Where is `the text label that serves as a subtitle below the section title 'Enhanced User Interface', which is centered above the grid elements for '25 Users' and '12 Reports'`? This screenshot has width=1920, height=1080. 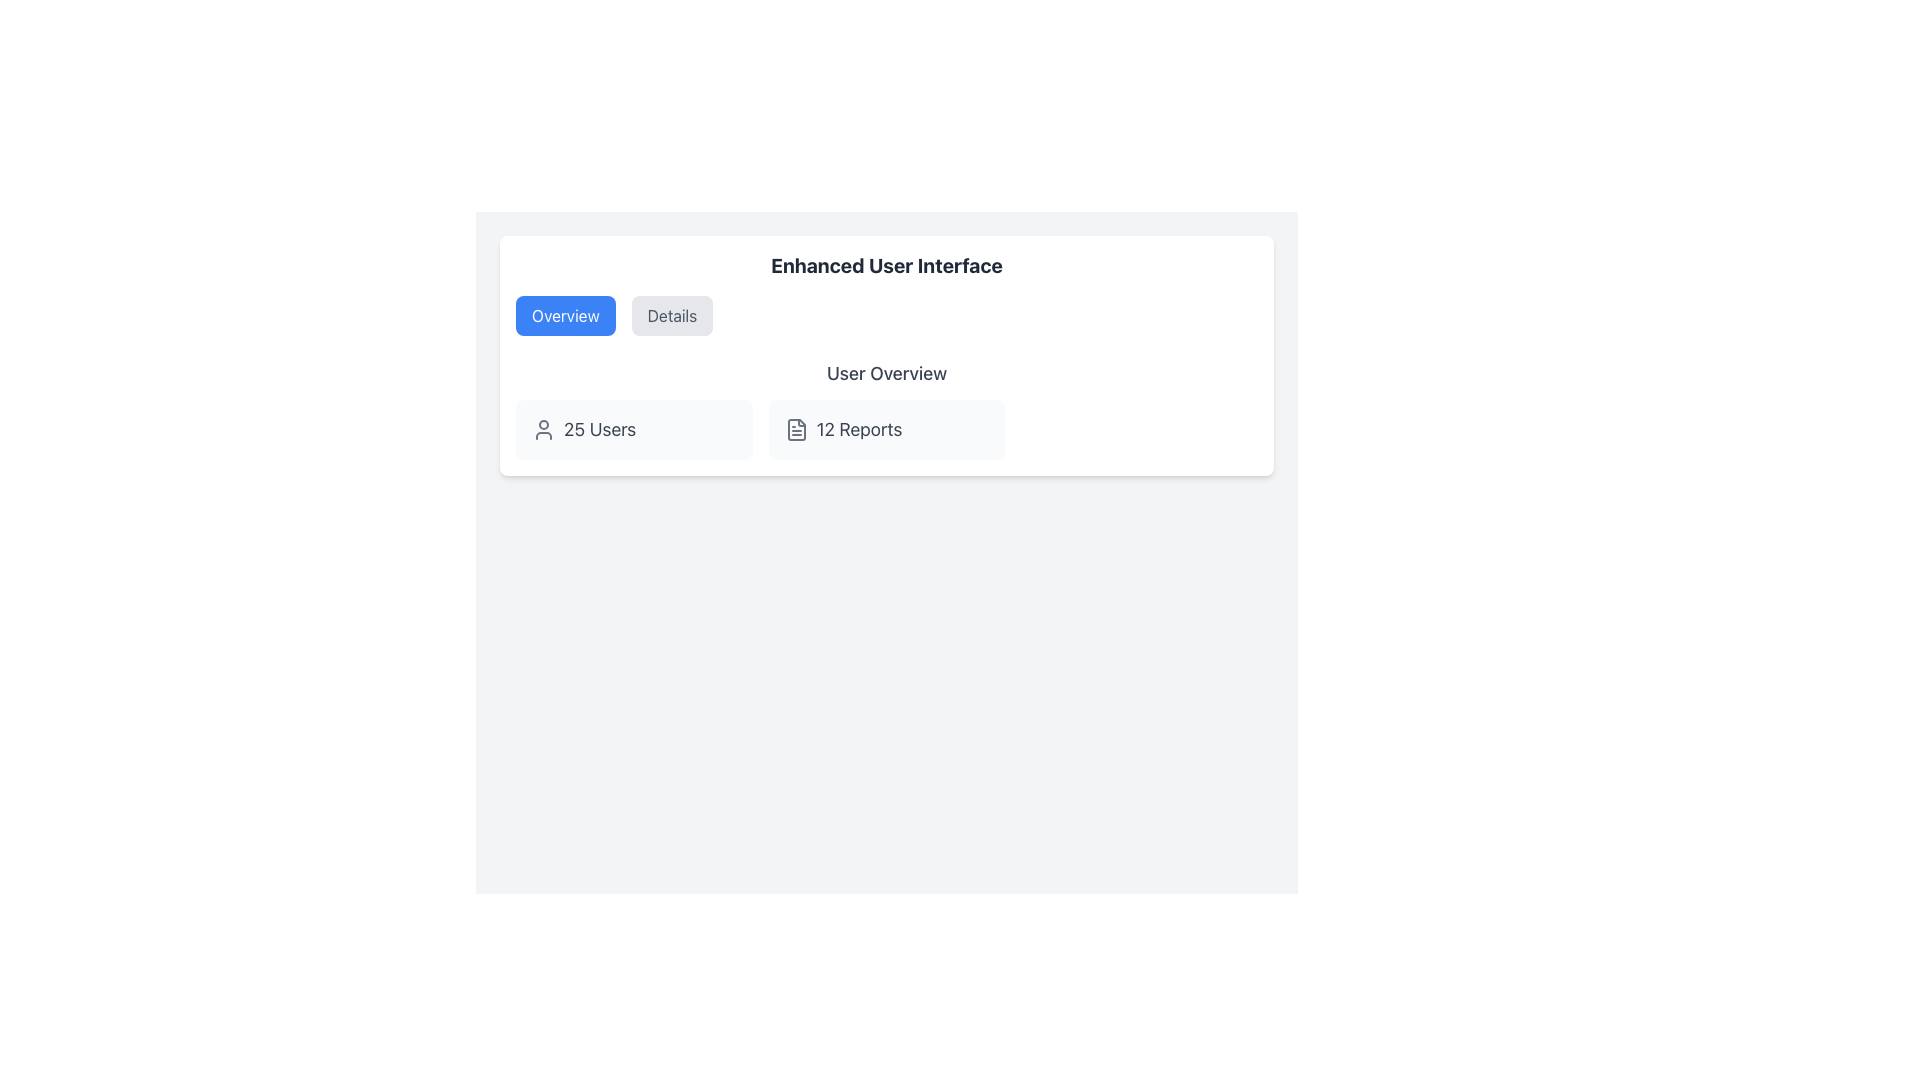 the text label that serves as a subtitle below the section title 'Enhanced User Interface', which is centered above the grid elements for '25 Users' and '12 Reports' is located at coordinates (886, 374).